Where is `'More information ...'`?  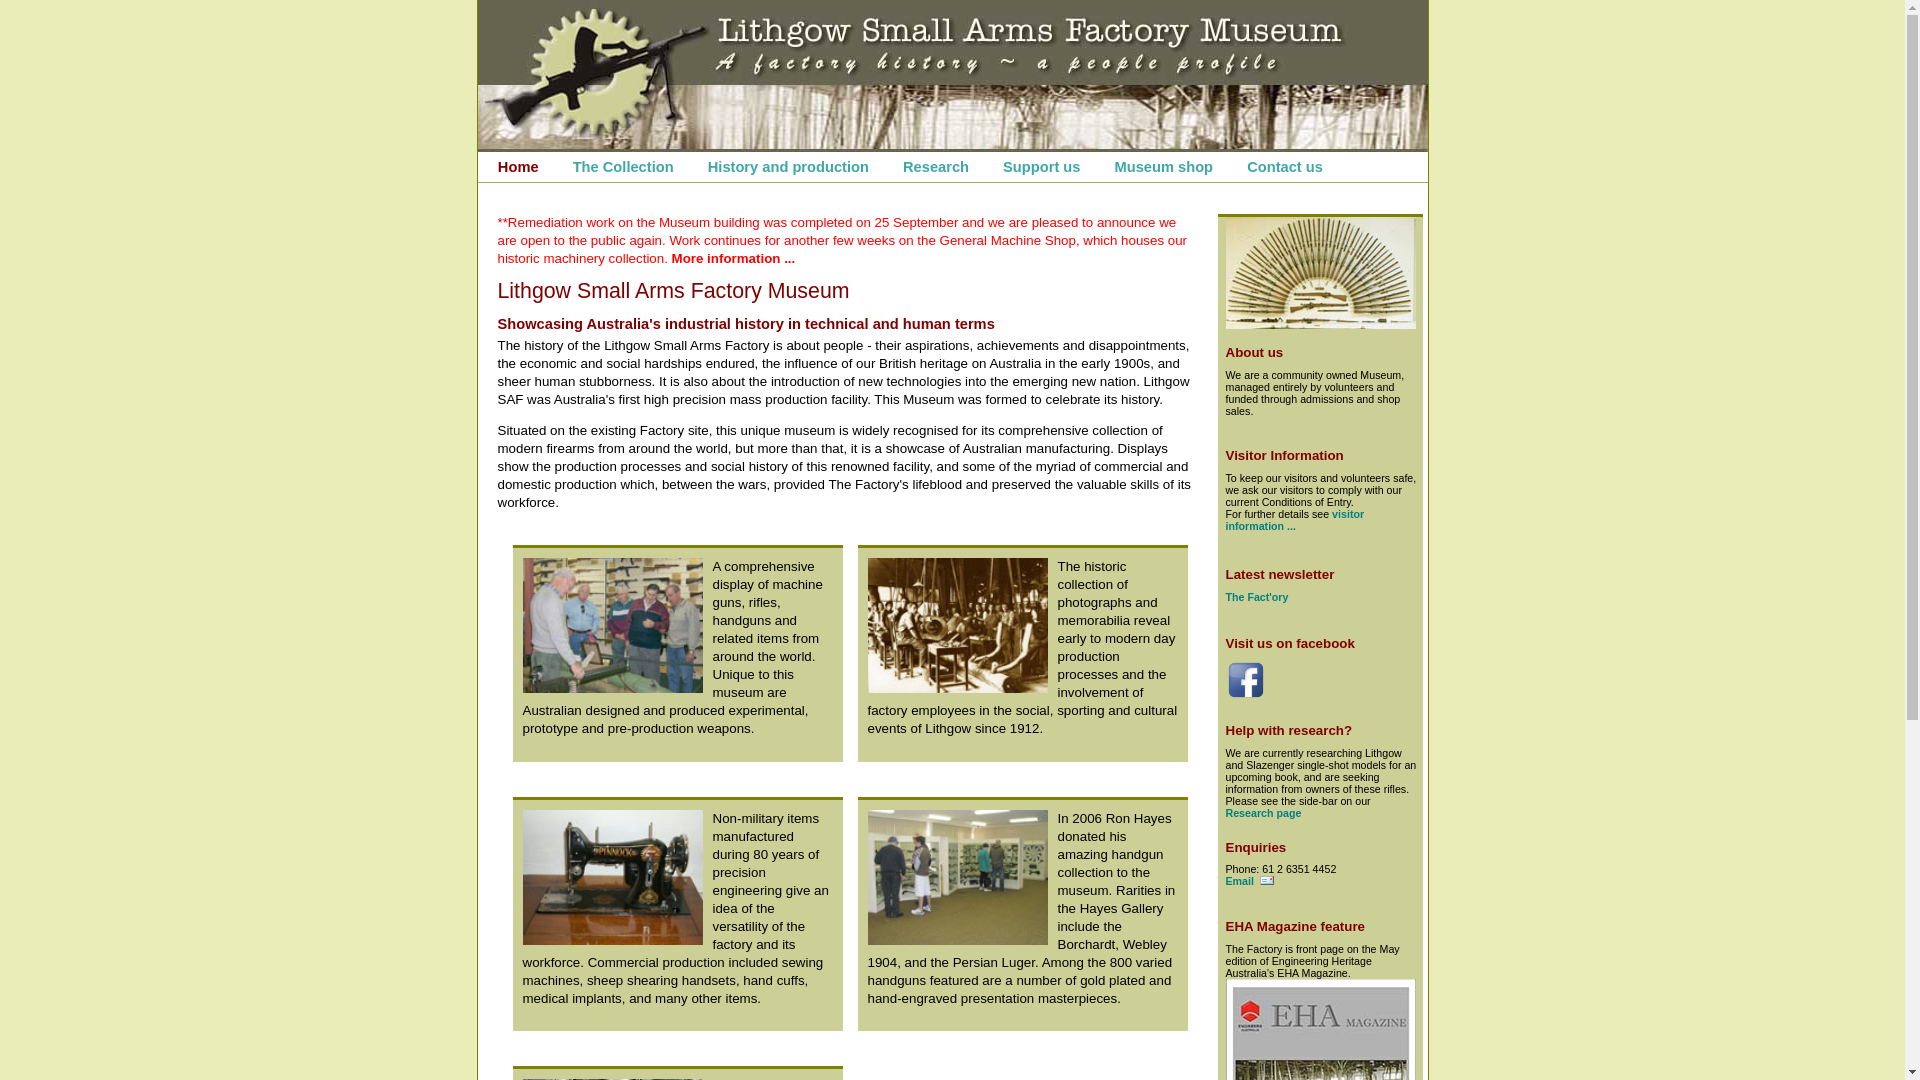
'More information ...' is located at coordinates (733, 257).